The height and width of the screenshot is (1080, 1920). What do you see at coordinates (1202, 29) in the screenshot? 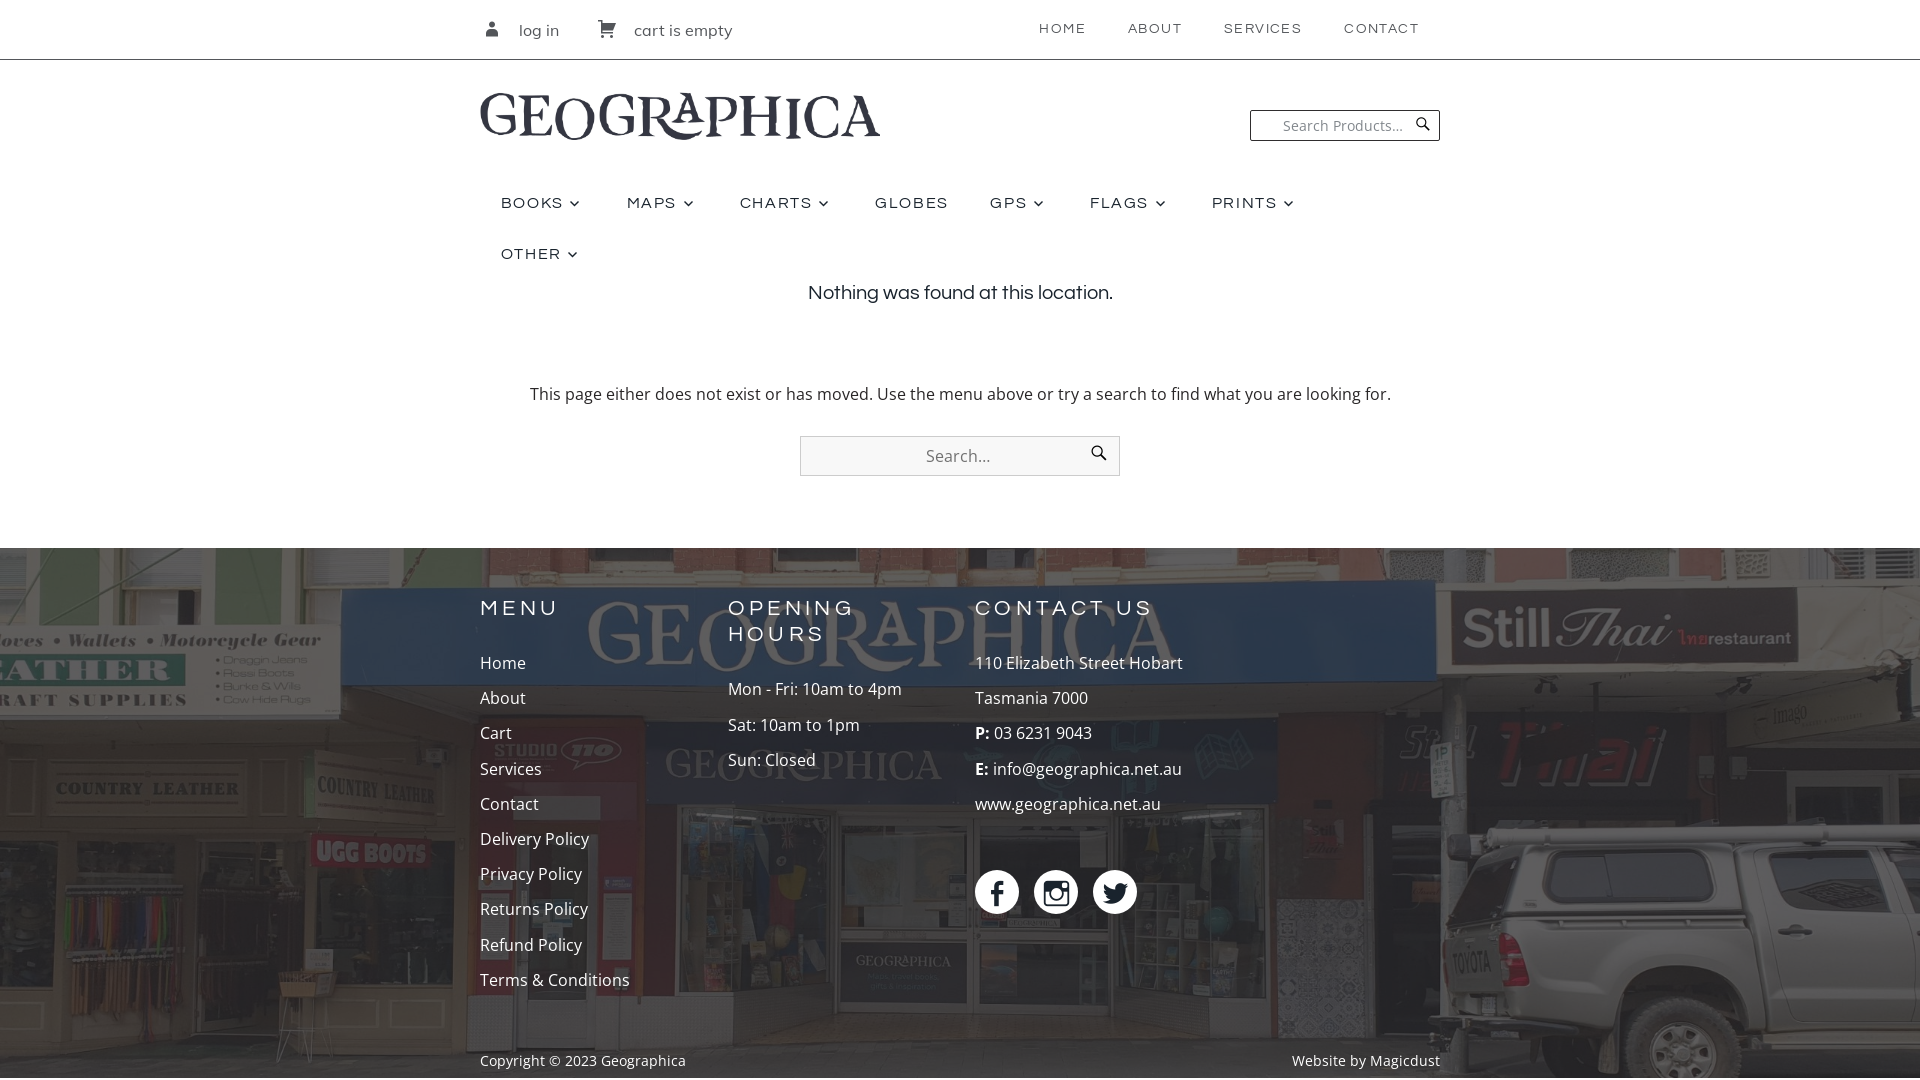
I see `'SERVICES'` at bounding box center [1202, 29].